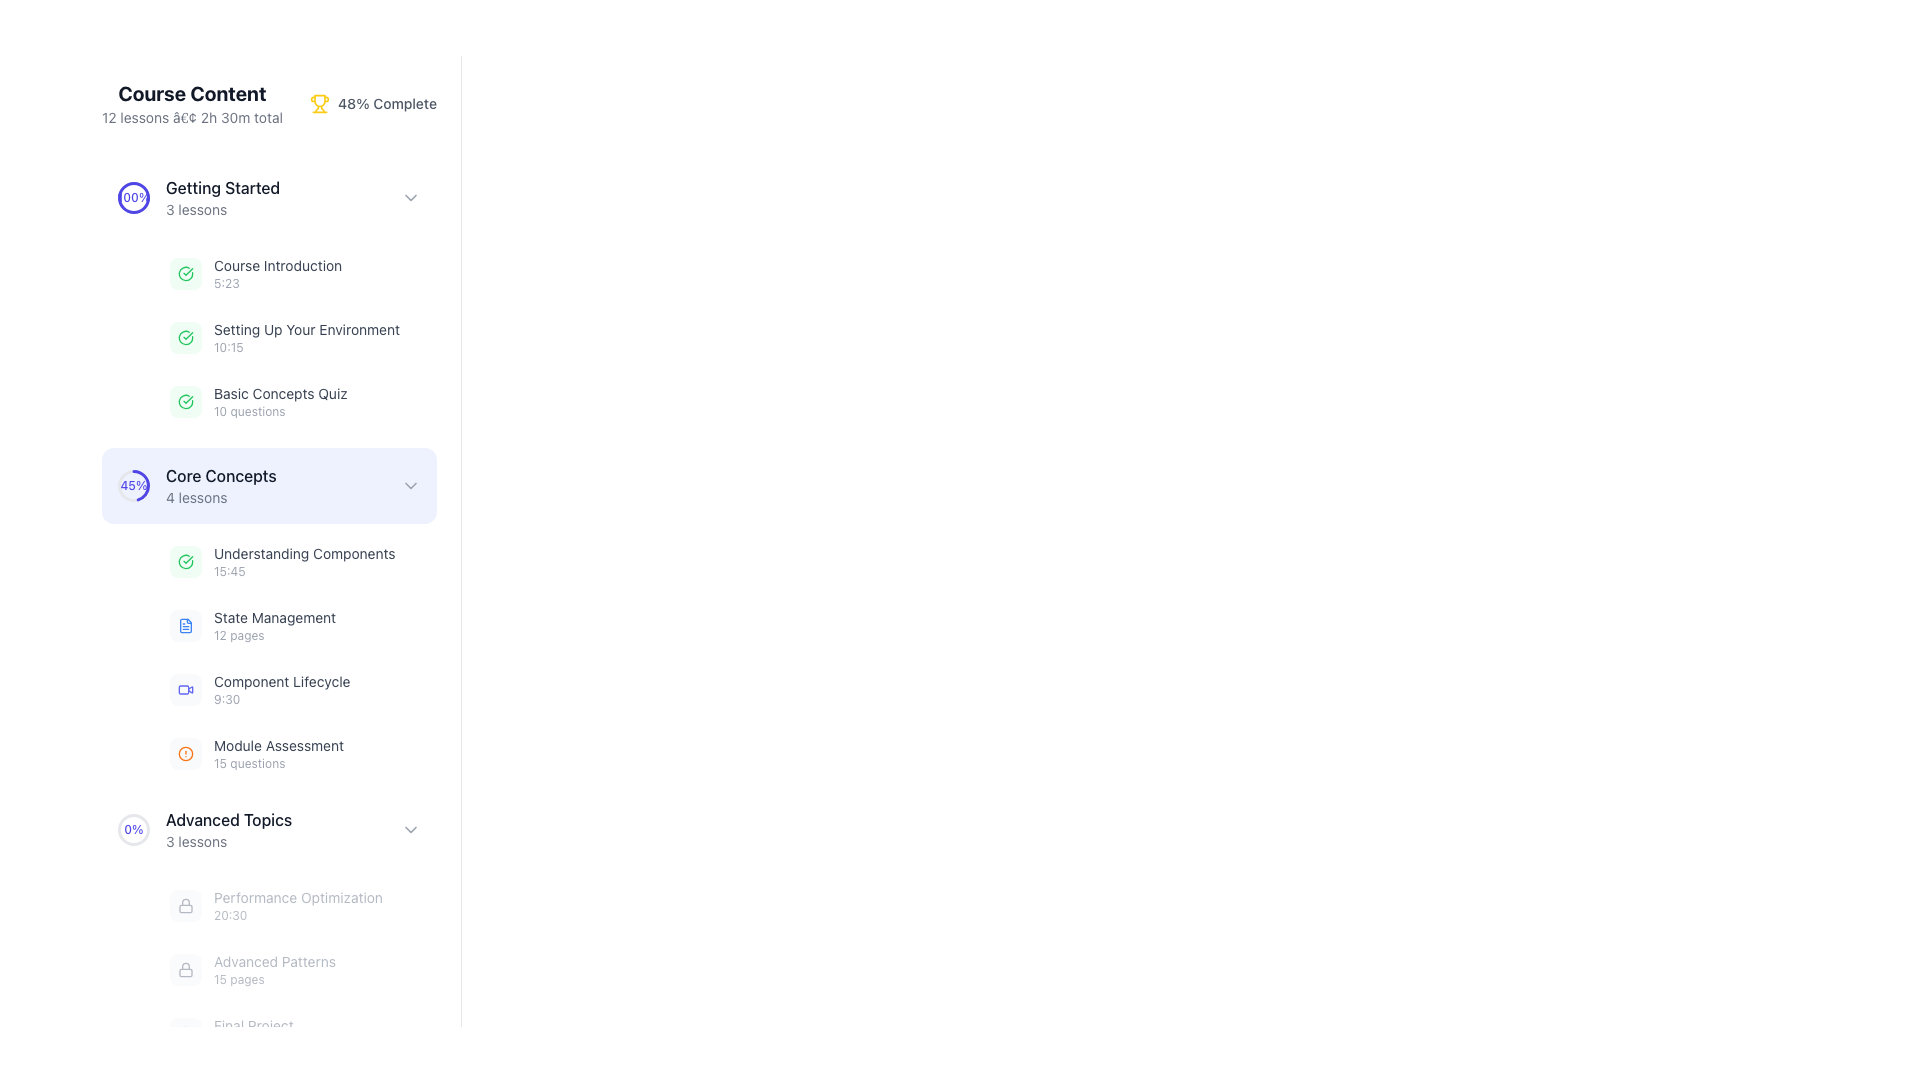 The height and width of the screenshot is (1080, 1920). Describe the element at coordinates (273, 968) in the screenshot. I see `text content of the 'Advanced Patterns' informational descriptor located in the lower part of the left sidebar` at that location.